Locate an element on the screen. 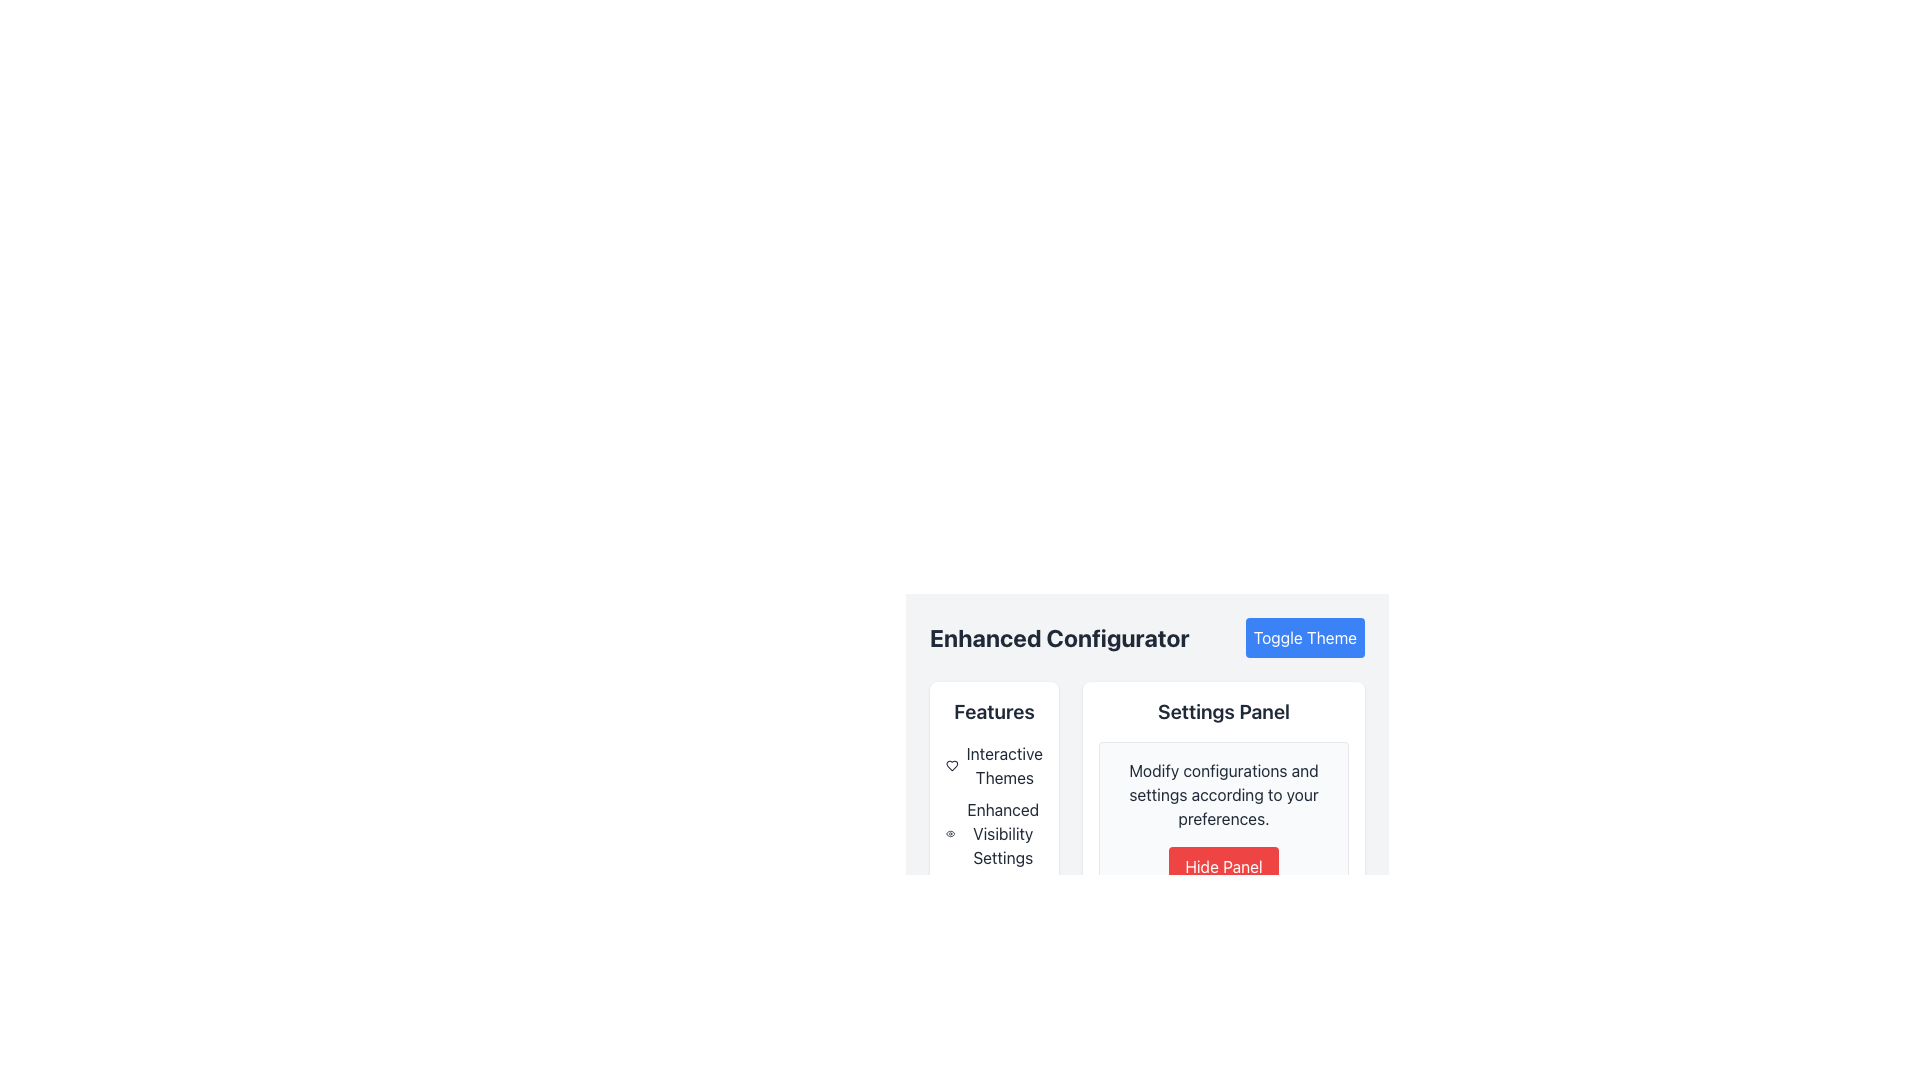  the label reading 'Enhanced Visibility Settings', which is the second item in the list under the 'Features' header is located at coordinates (994, 833).